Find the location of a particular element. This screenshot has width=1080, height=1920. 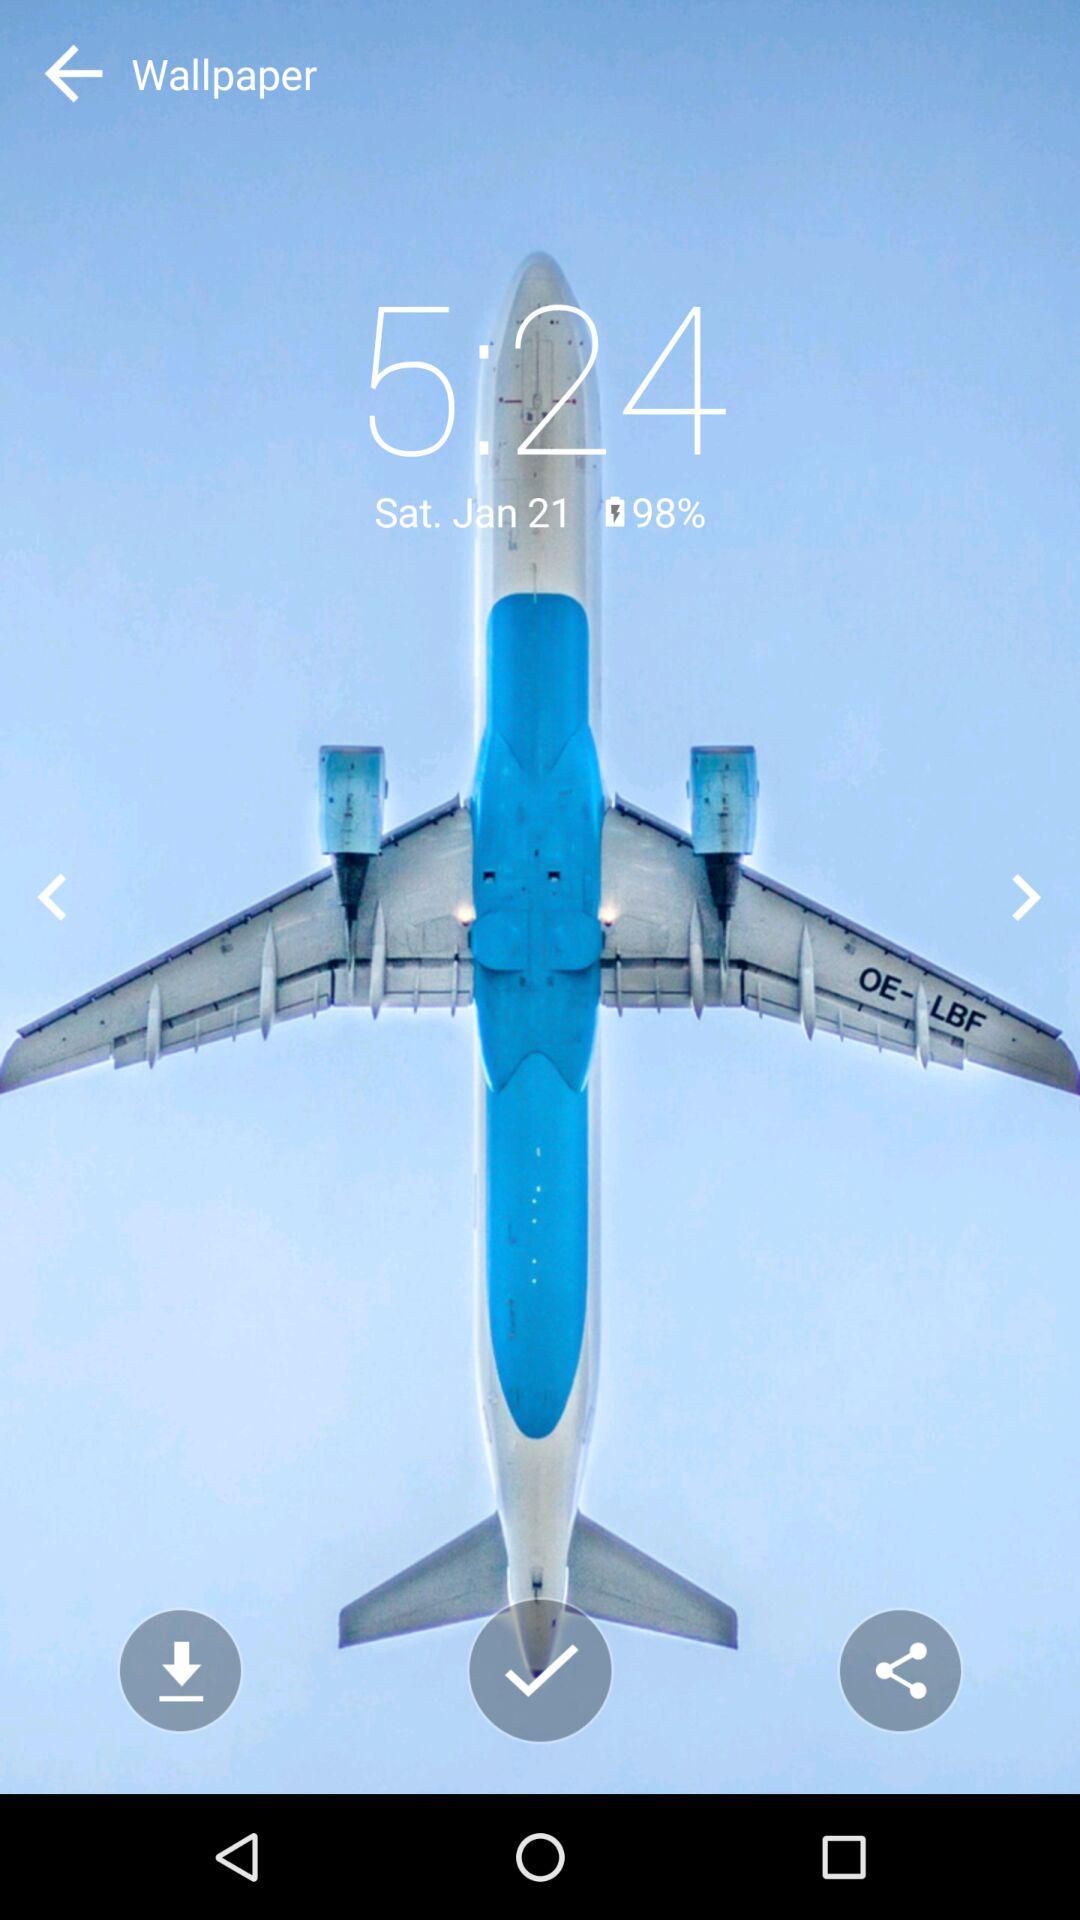

navigate to the right is located at coordinates (1027, 896).